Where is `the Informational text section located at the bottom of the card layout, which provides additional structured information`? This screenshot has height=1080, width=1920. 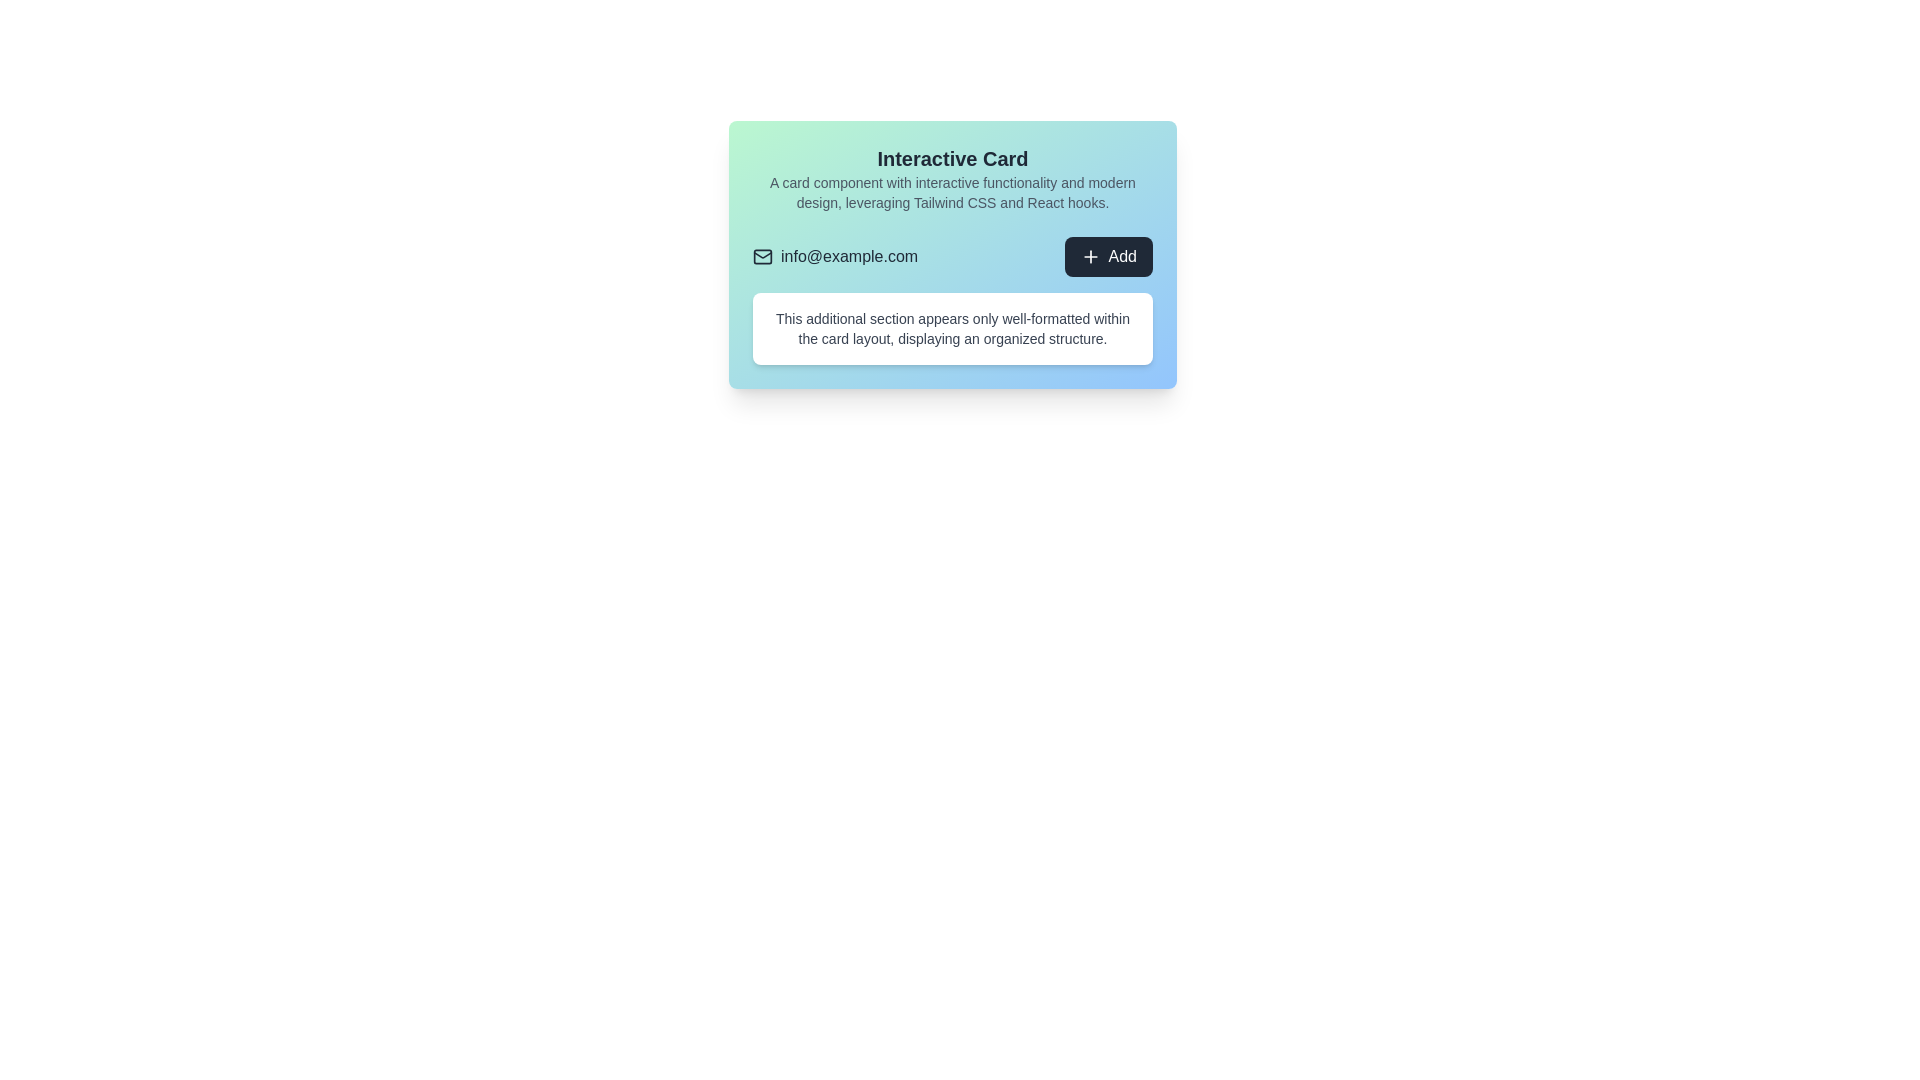
the Informational text section located at the bottom of the card layout, which provides additional structured information is located at coordinates (952, 327).